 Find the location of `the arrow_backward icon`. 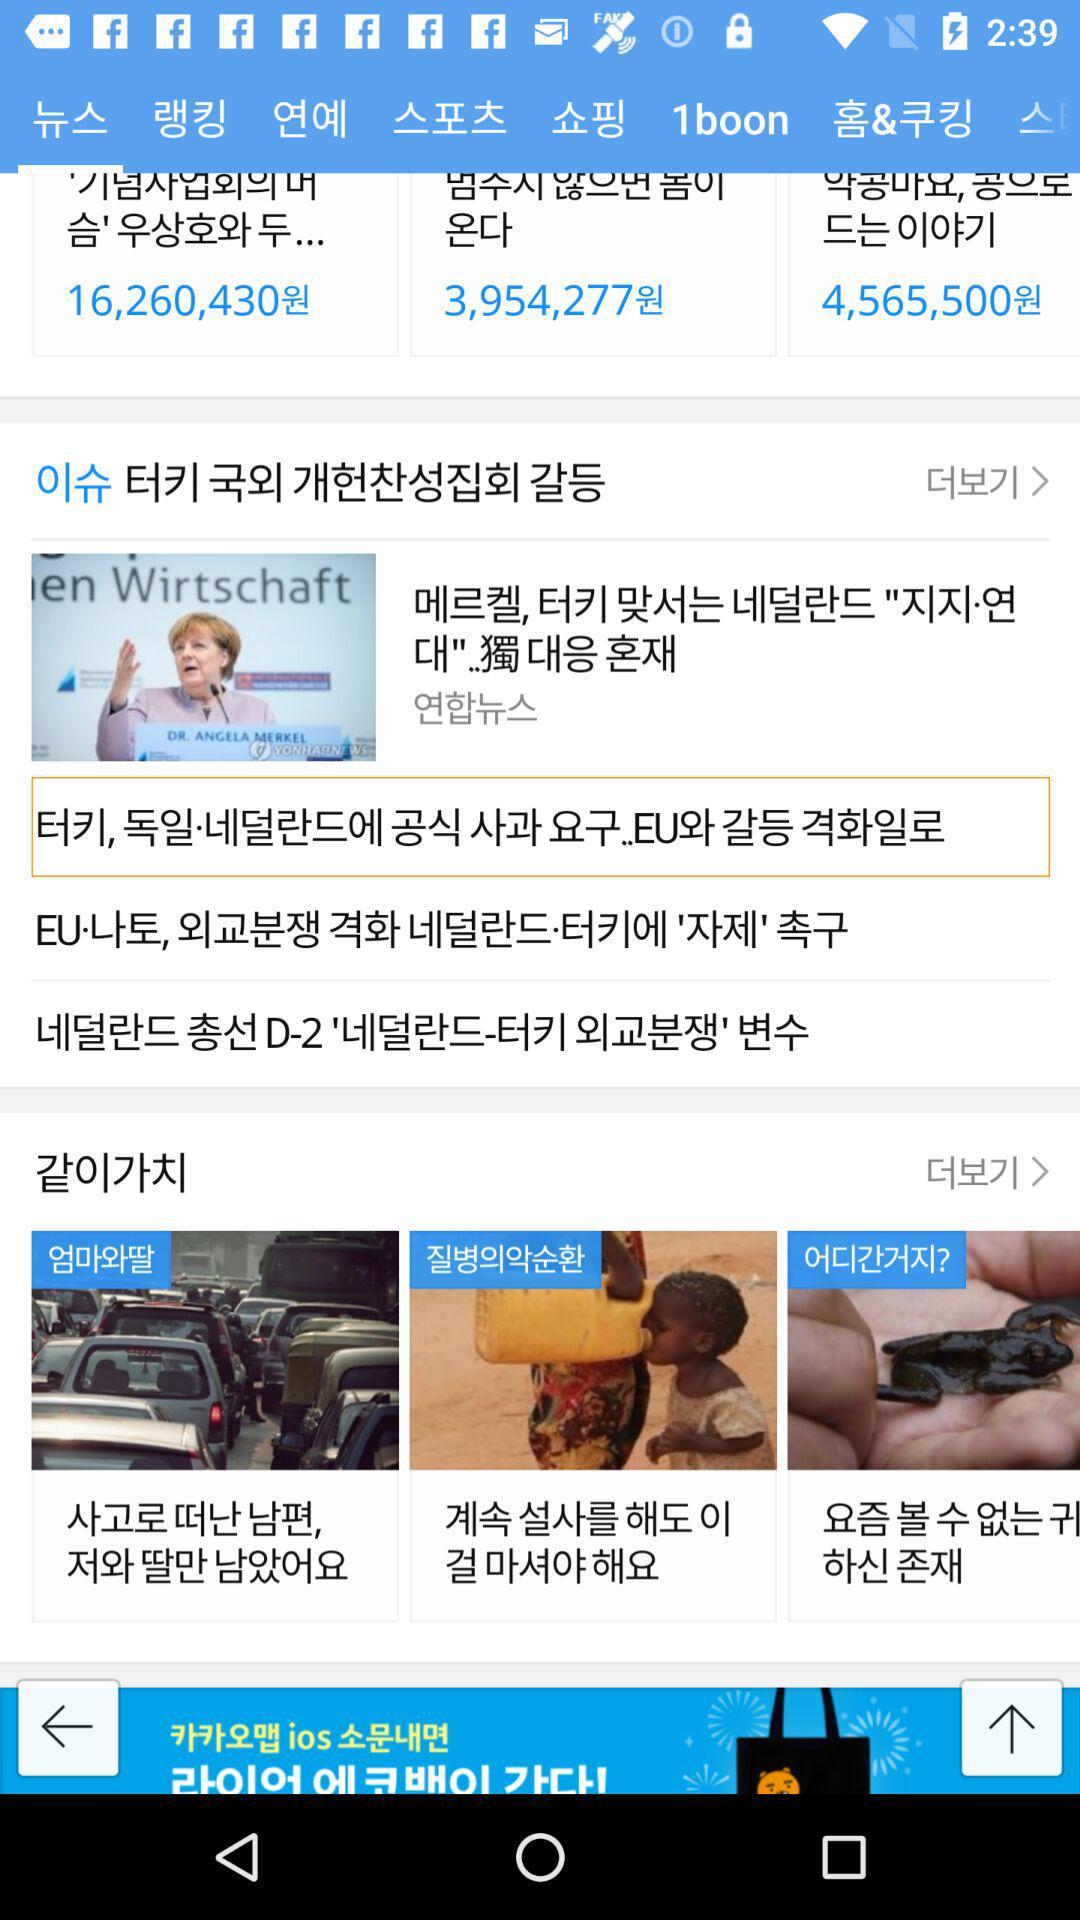

the arrow_backward icon is located at coordinates (67, 1727).